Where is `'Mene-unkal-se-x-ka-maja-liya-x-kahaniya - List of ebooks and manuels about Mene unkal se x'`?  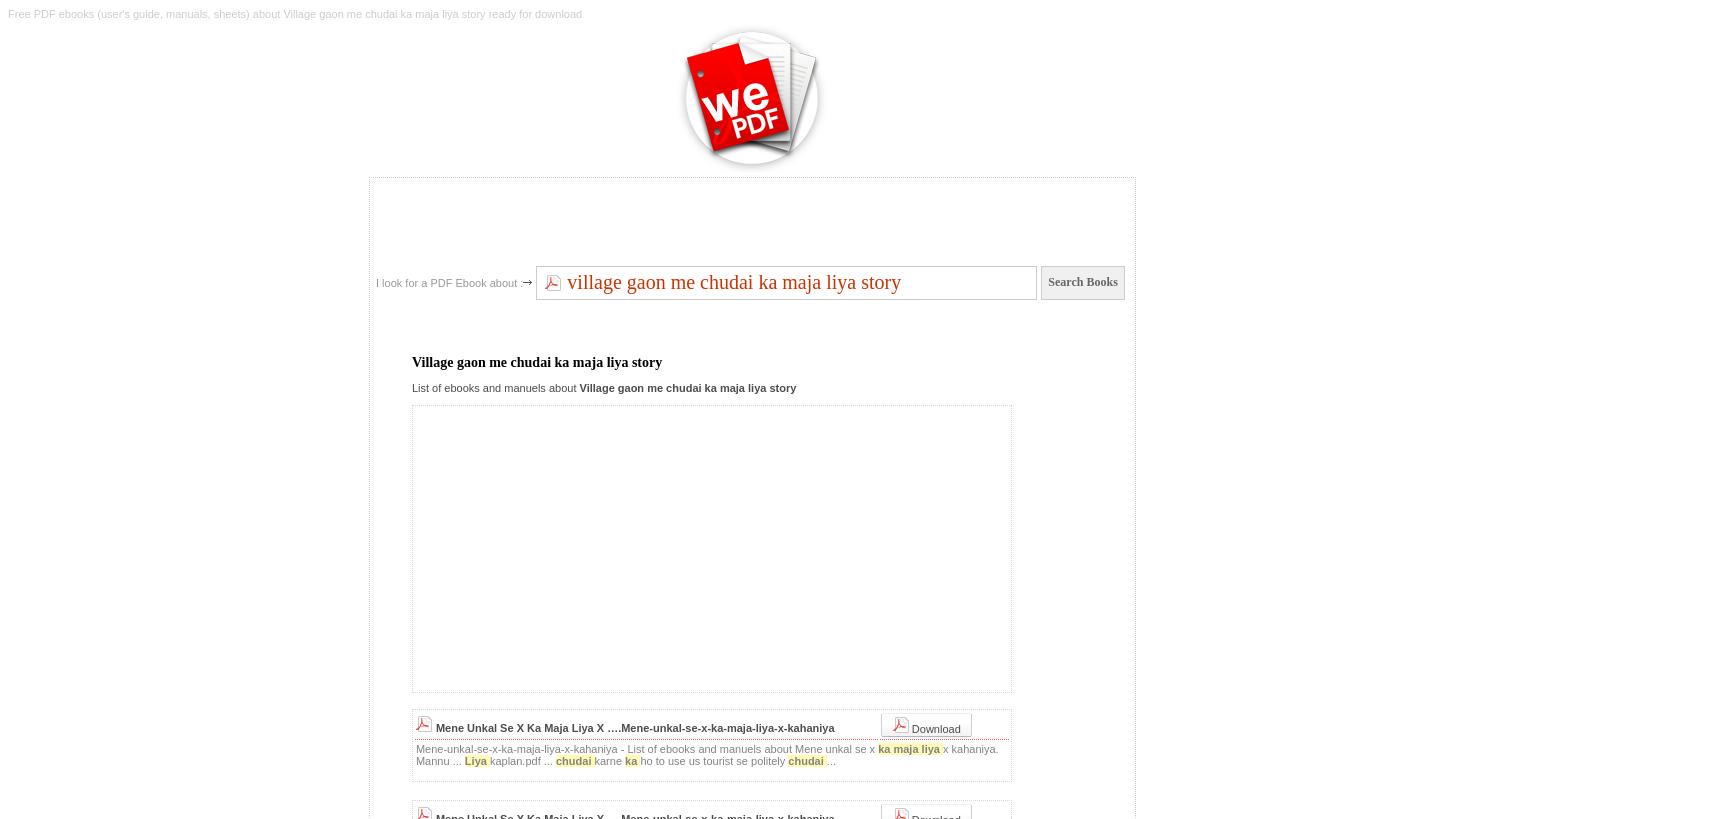 'Mene-unkal-se-x-ka-maja-liya-x-kahaniya - List of ebooks and manuels about Mene unkal se x' is located at coordinates (645, 747).